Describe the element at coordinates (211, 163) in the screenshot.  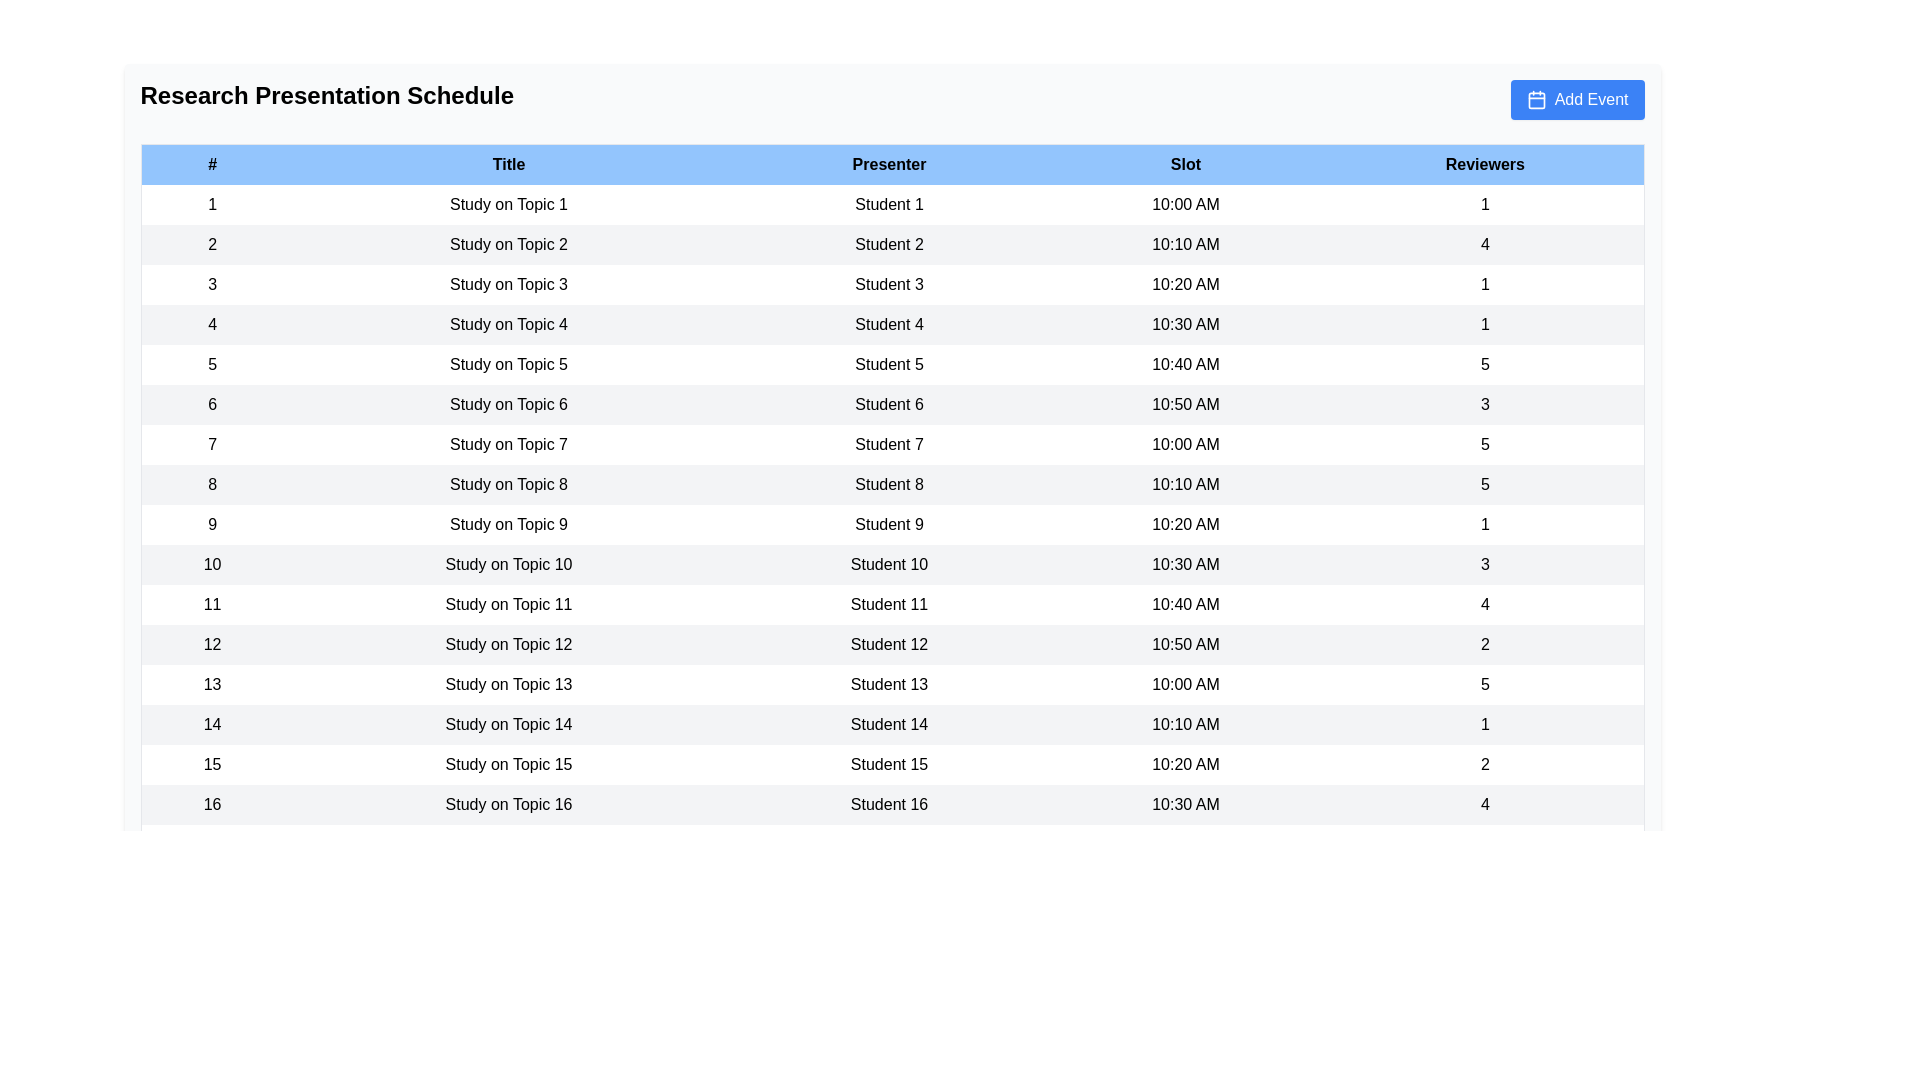
I see `the column header # to sort the table by that column` at that location.